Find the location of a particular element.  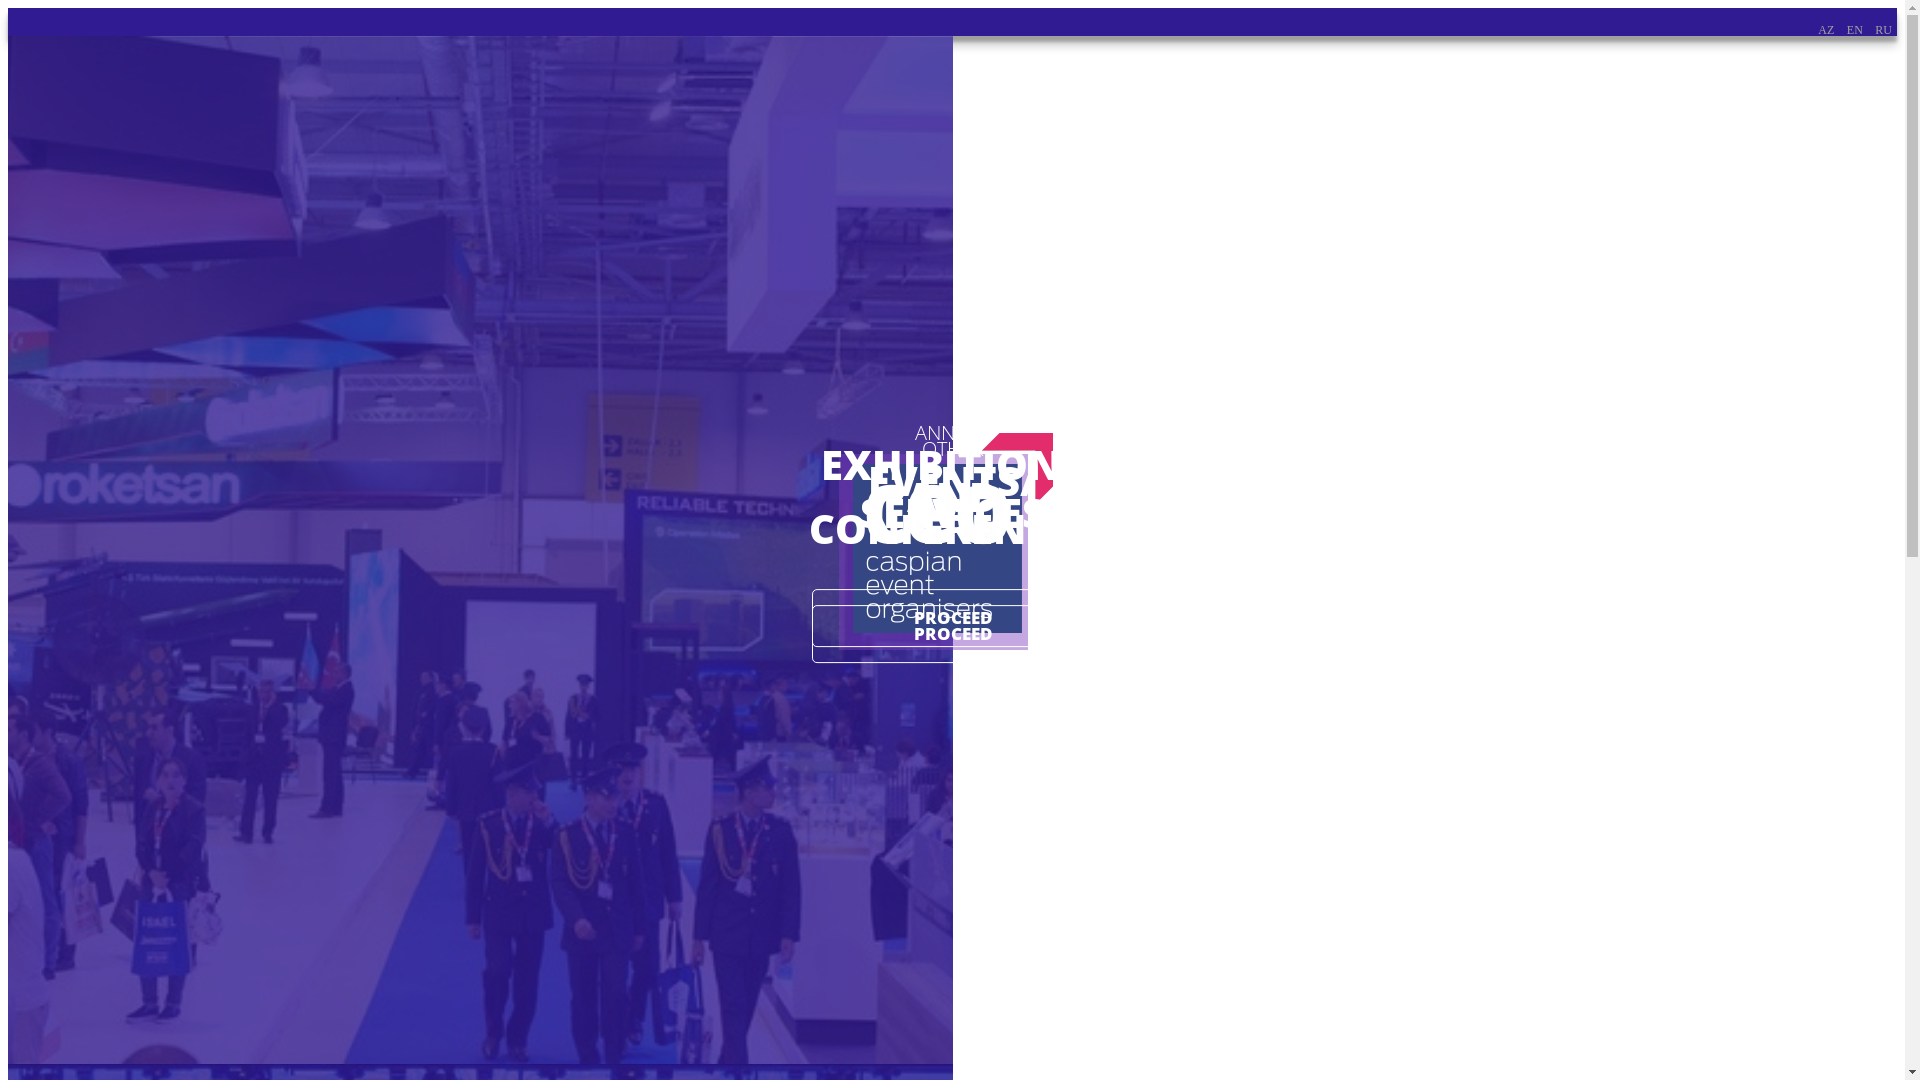

'PROCEED' is located at coordinates (951, 616).